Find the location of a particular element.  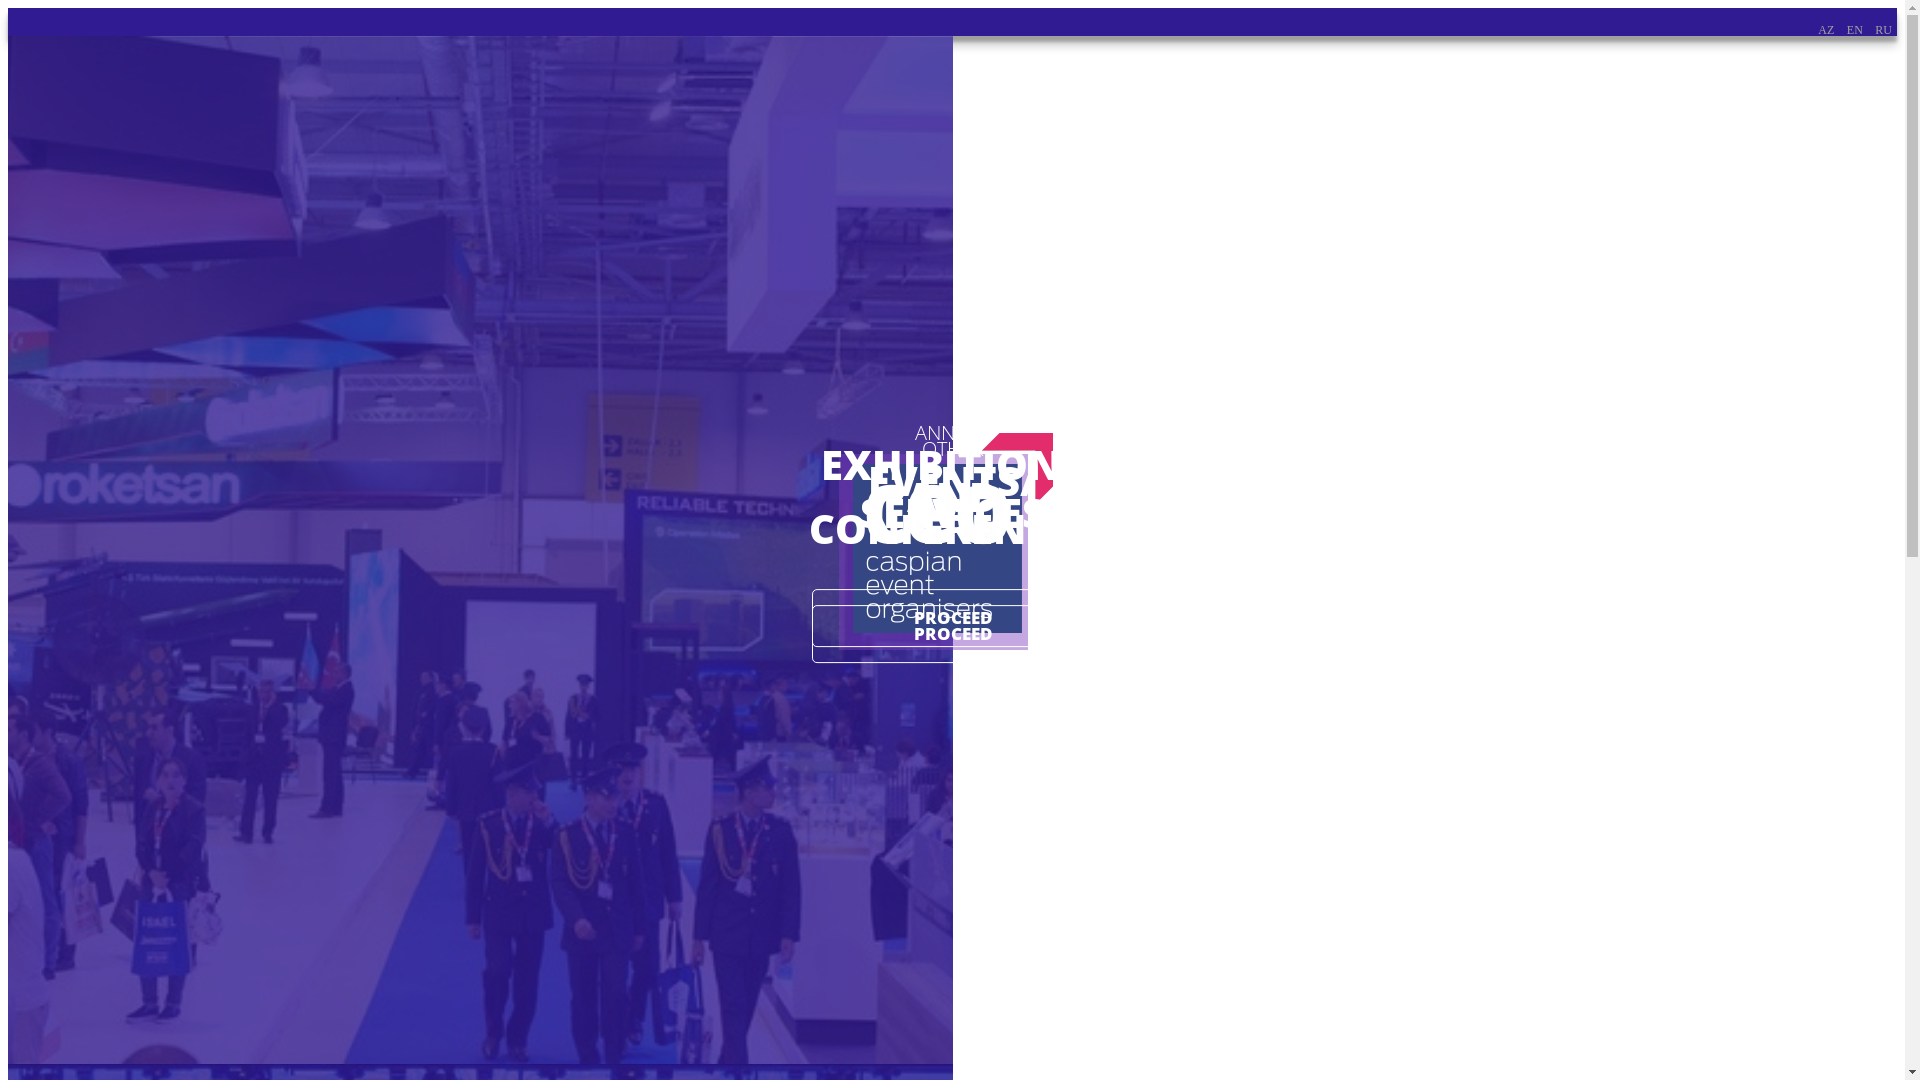

'PROCEED' is located at coordinates (951, 616).